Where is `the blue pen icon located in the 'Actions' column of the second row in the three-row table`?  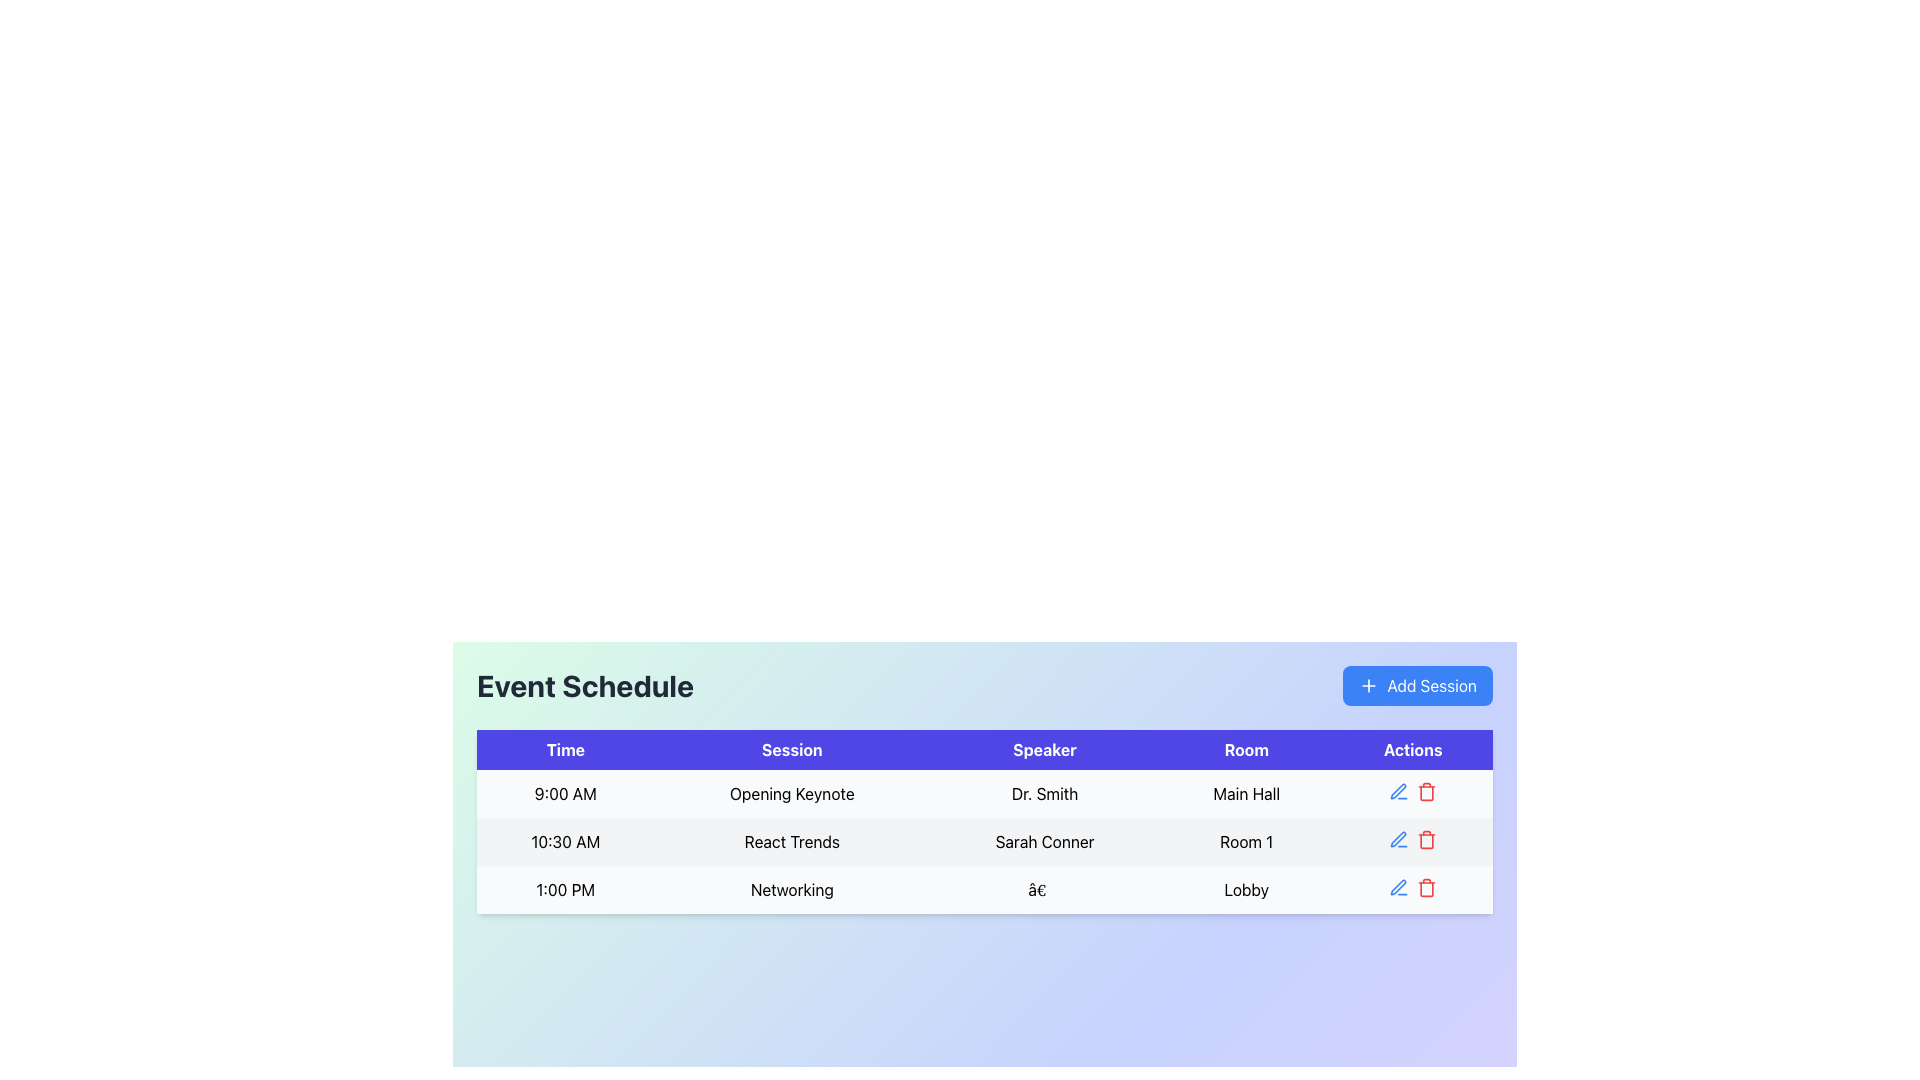
the blue pen icon located in the 'Actions' column of the second row in the three-row table is located at coordinates (1397, 790).